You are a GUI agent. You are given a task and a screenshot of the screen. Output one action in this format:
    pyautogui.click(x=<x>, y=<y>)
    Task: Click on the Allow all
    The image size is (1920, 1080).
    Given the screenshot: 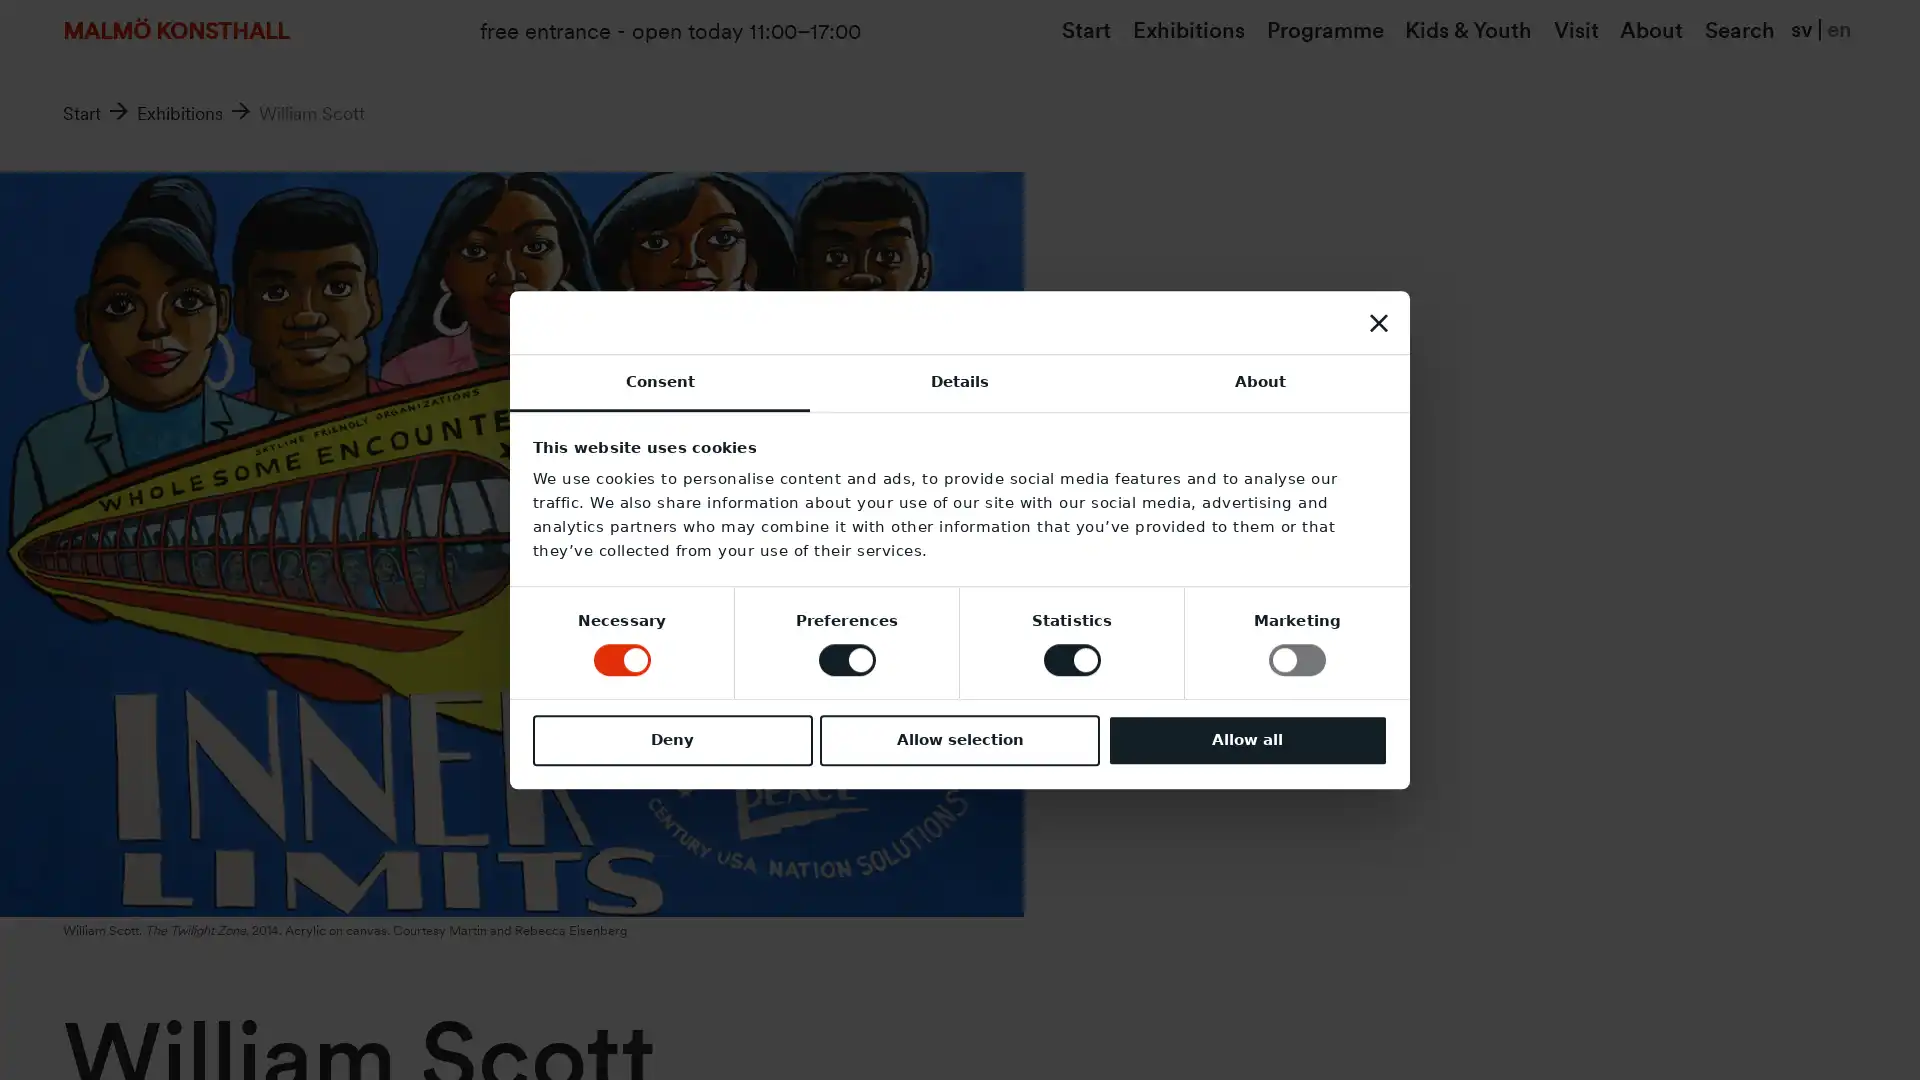 What is the action you would take?
    pyautogui.click(x=1246, y=740)
    